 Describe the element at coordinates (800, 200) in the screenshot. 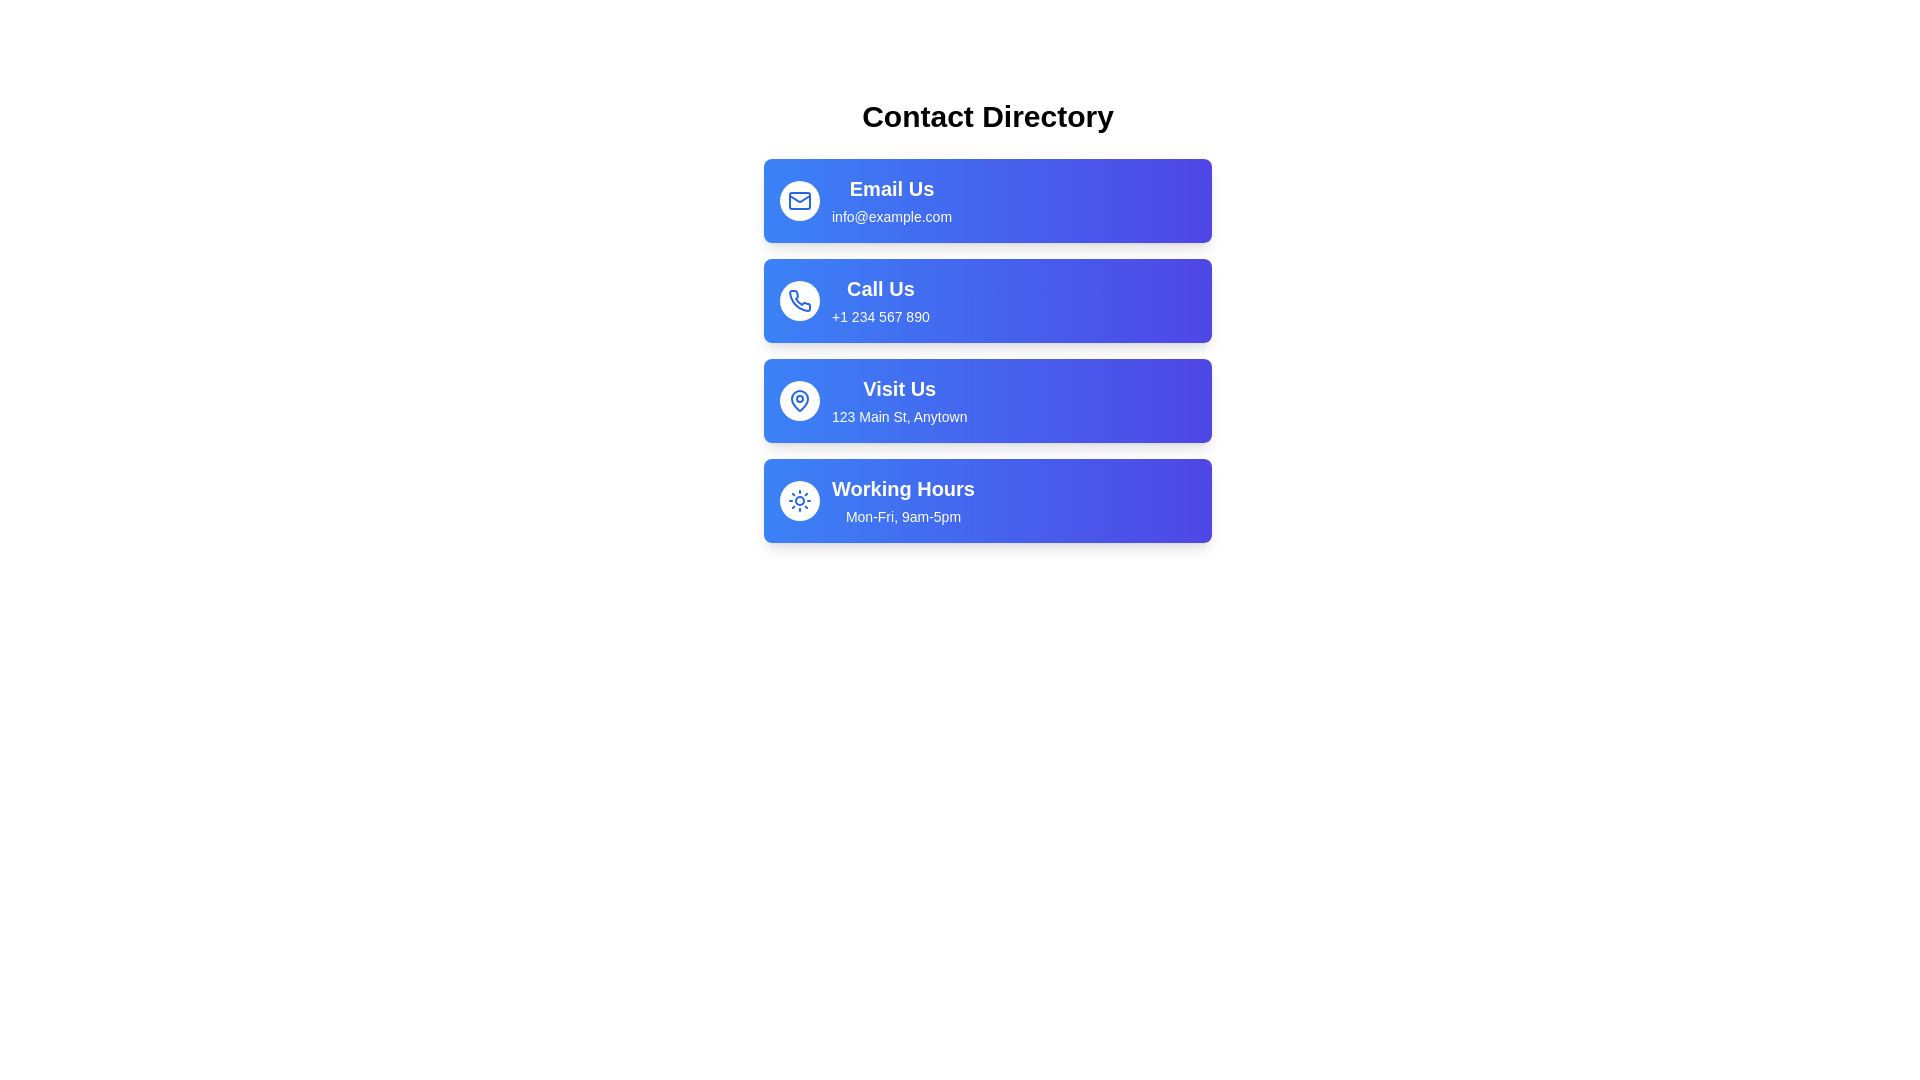

I see `the email contact icon located to the left of the text 'Email Us' and 'info@example.com' within the first card of the contact options list` at that location.